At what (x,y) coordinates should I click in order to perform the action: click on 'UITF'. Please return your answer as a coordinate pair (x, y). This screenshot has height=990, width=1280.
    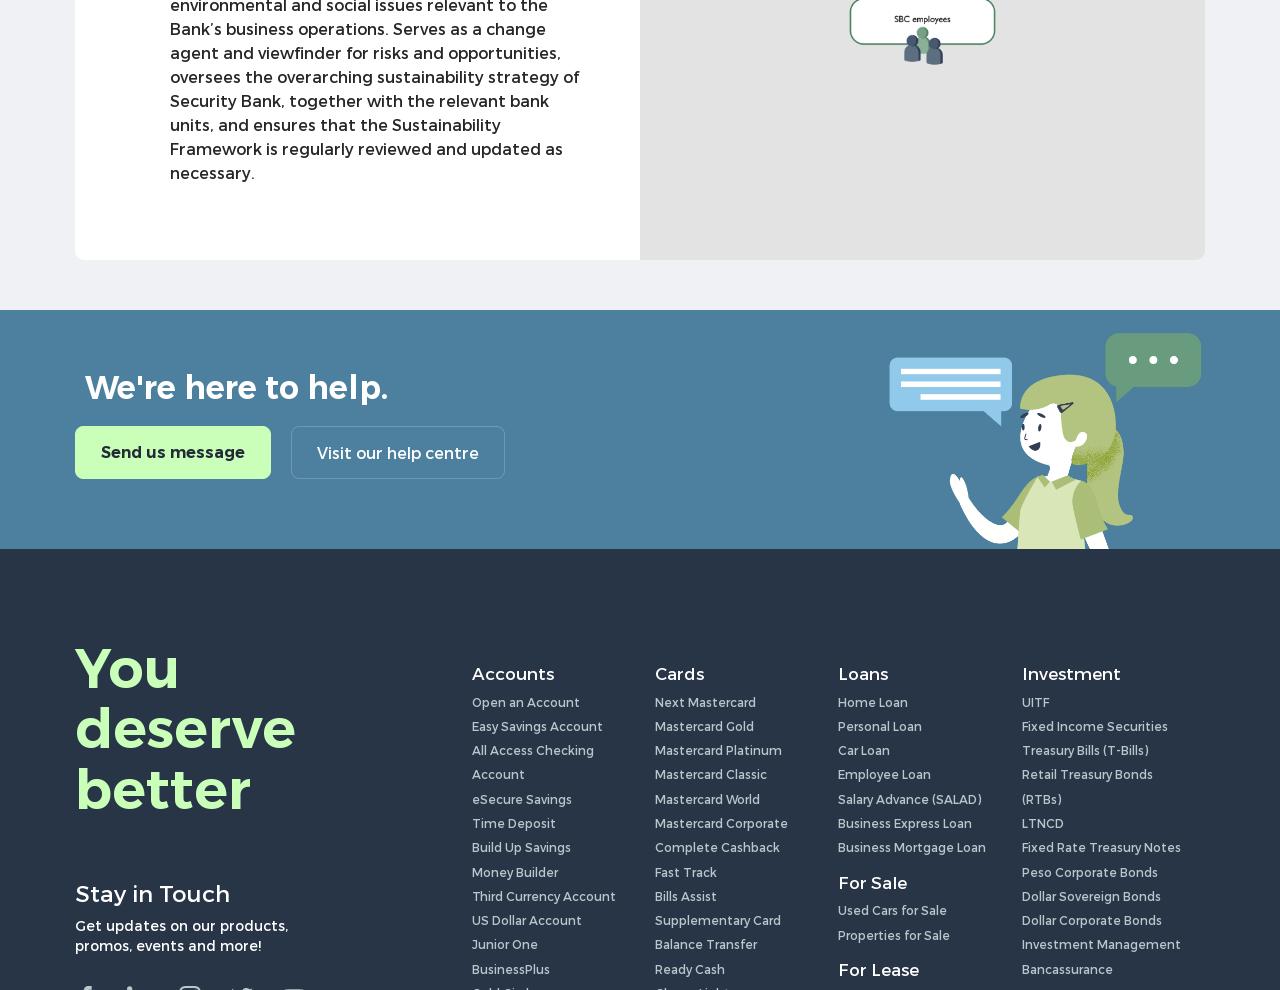
    Looking at the image, I should click on (1034, 700).